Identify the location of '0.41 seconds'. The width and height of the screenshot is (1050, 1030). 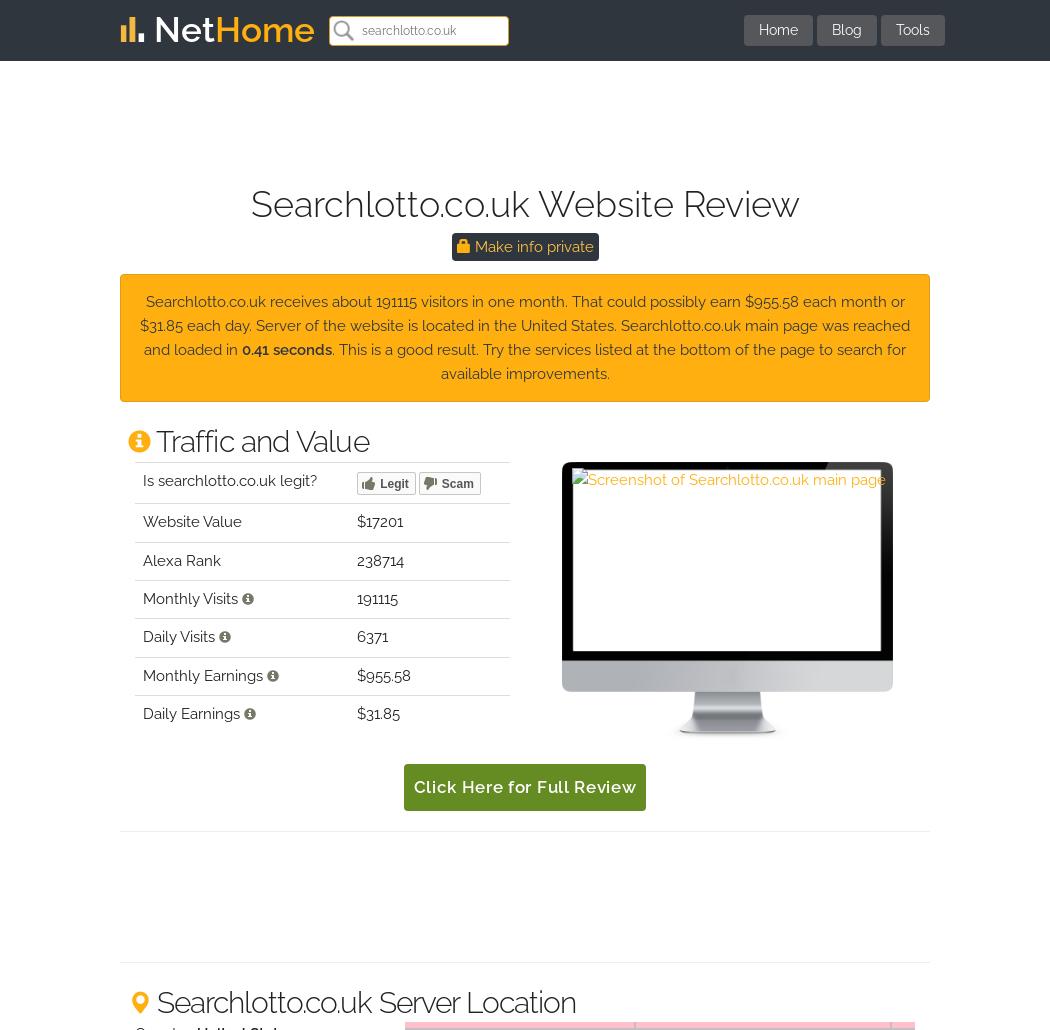
(285, 348).